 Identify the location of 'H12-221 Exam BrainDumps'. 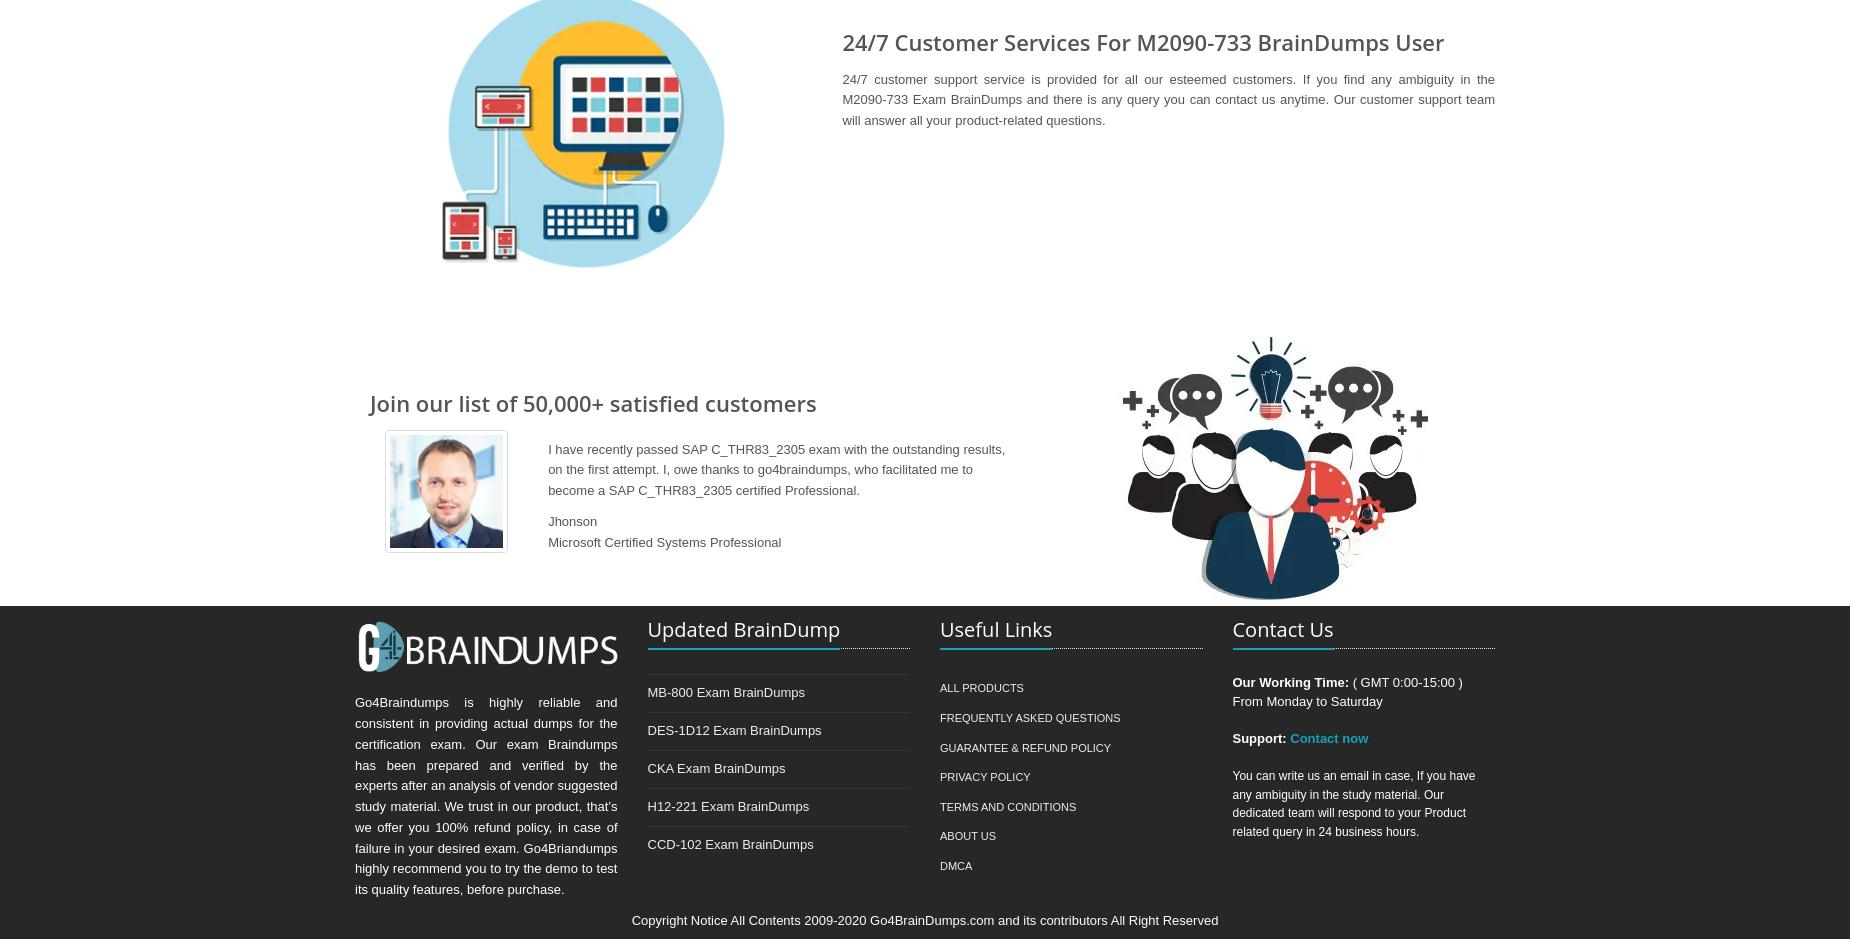
(727, 805).